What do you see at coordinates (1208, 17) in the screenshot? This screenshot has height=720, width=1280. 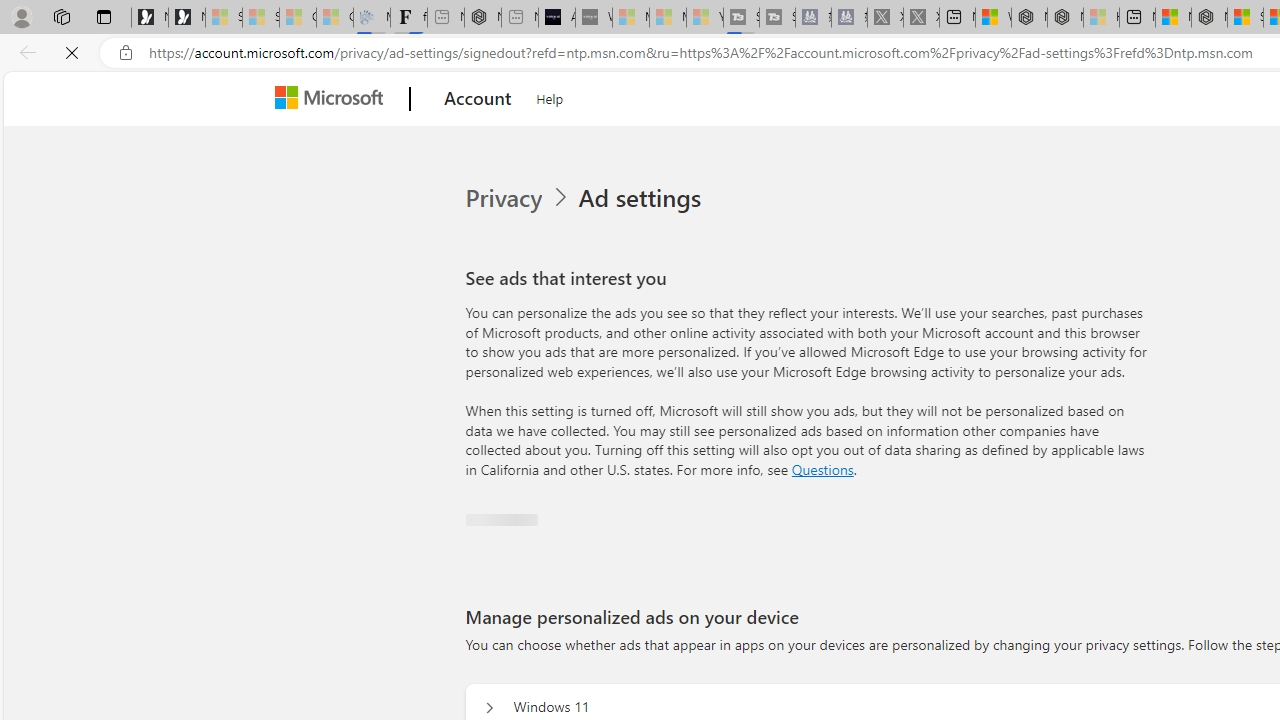 I see `'Nordace - Nordace Siena Is Not An Ordinary Backpack'` at bounding box center [1208, 17].